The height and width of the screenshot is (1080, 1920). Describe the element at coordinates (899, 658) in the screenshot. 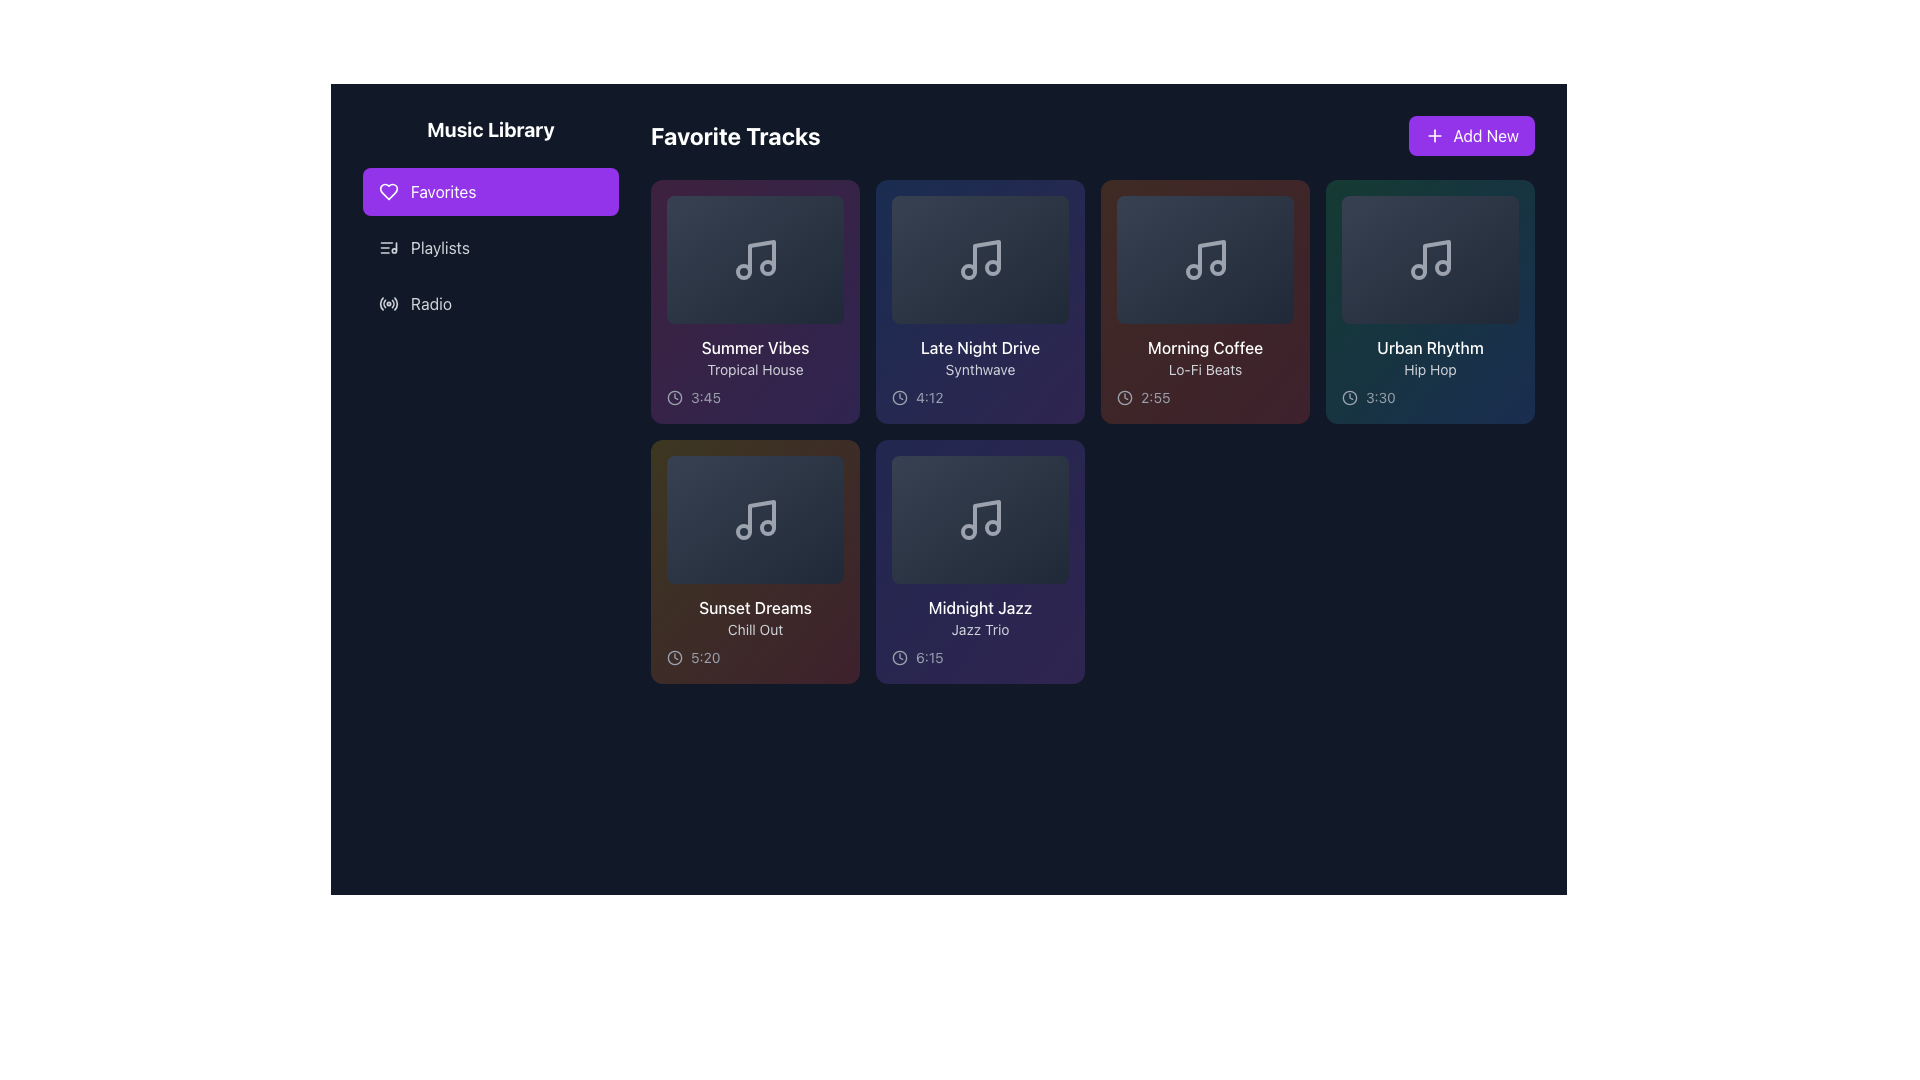

I see `Circle graphic element of the clock icon within the 'Midnight Jazz' track card by using the developer tools` at that location.